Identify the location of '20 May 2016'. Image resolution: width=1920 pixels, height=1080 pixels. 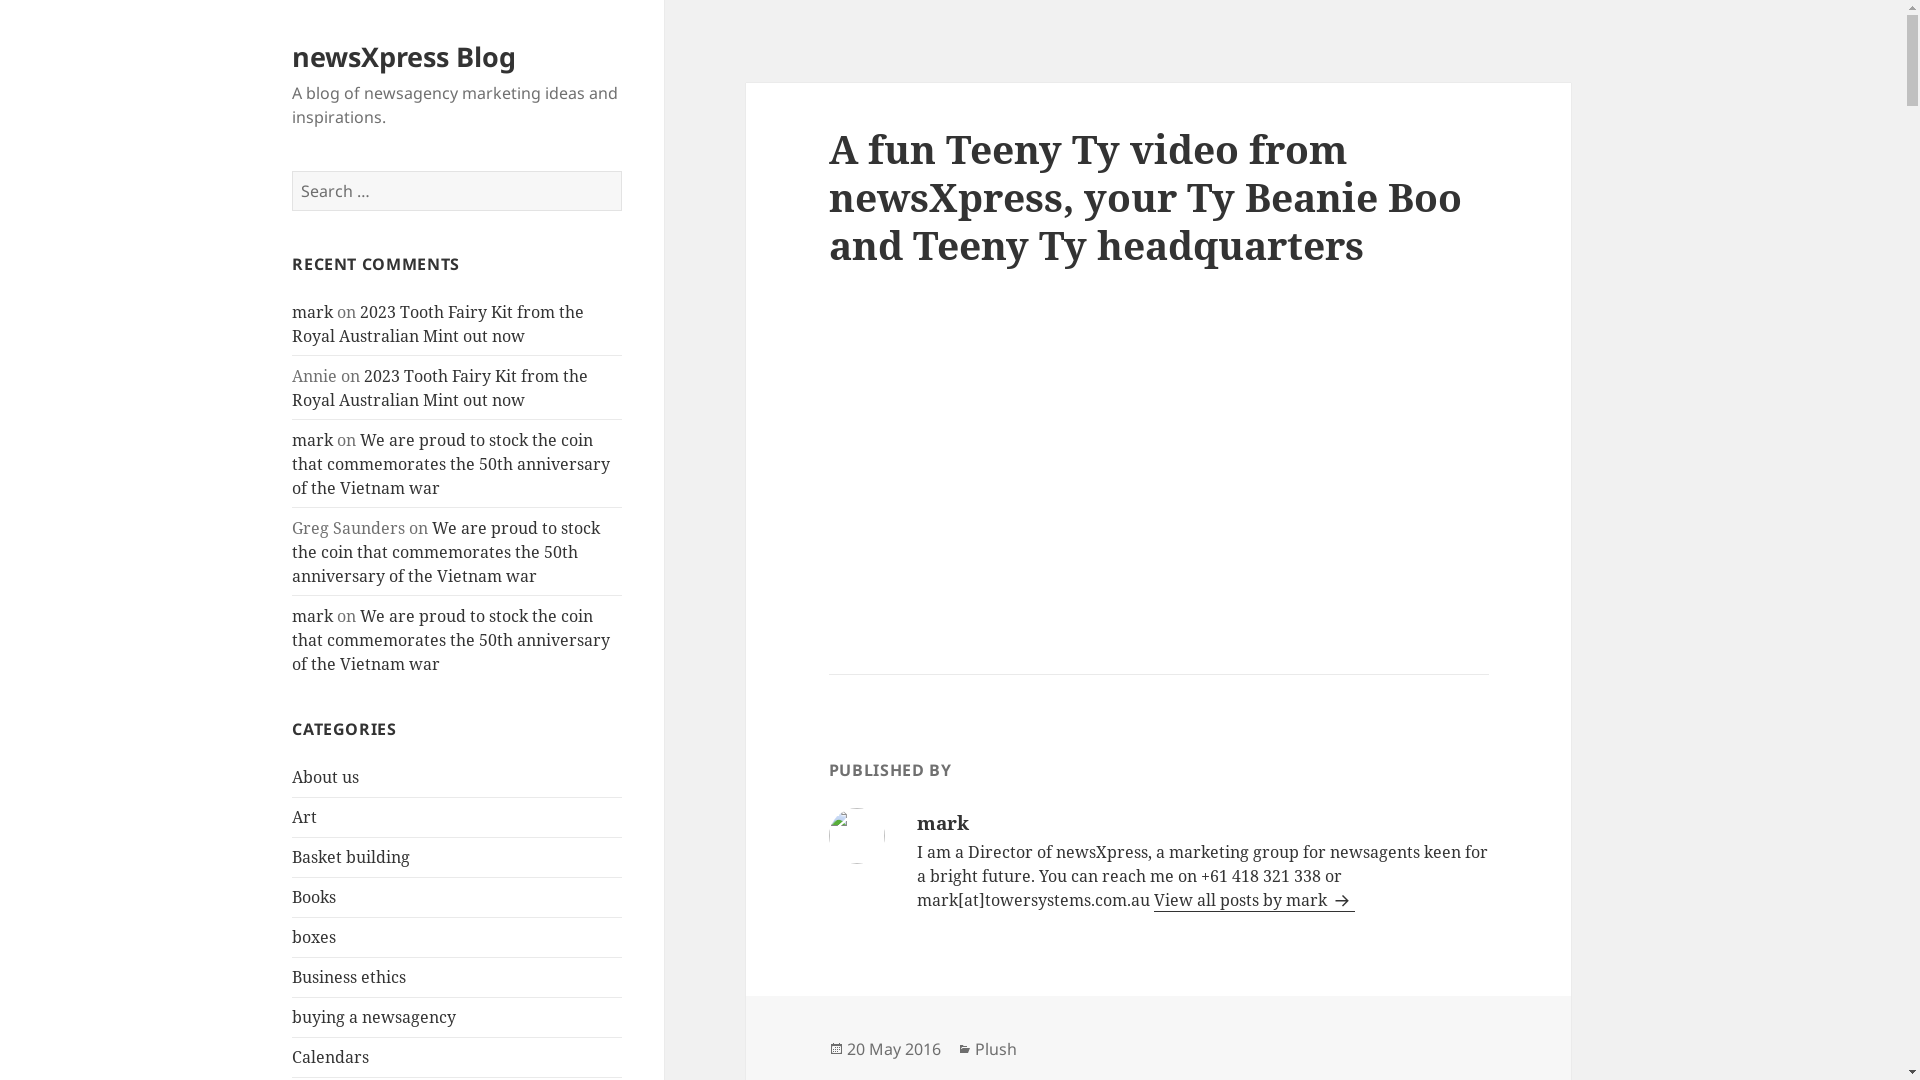
(892, 1048).